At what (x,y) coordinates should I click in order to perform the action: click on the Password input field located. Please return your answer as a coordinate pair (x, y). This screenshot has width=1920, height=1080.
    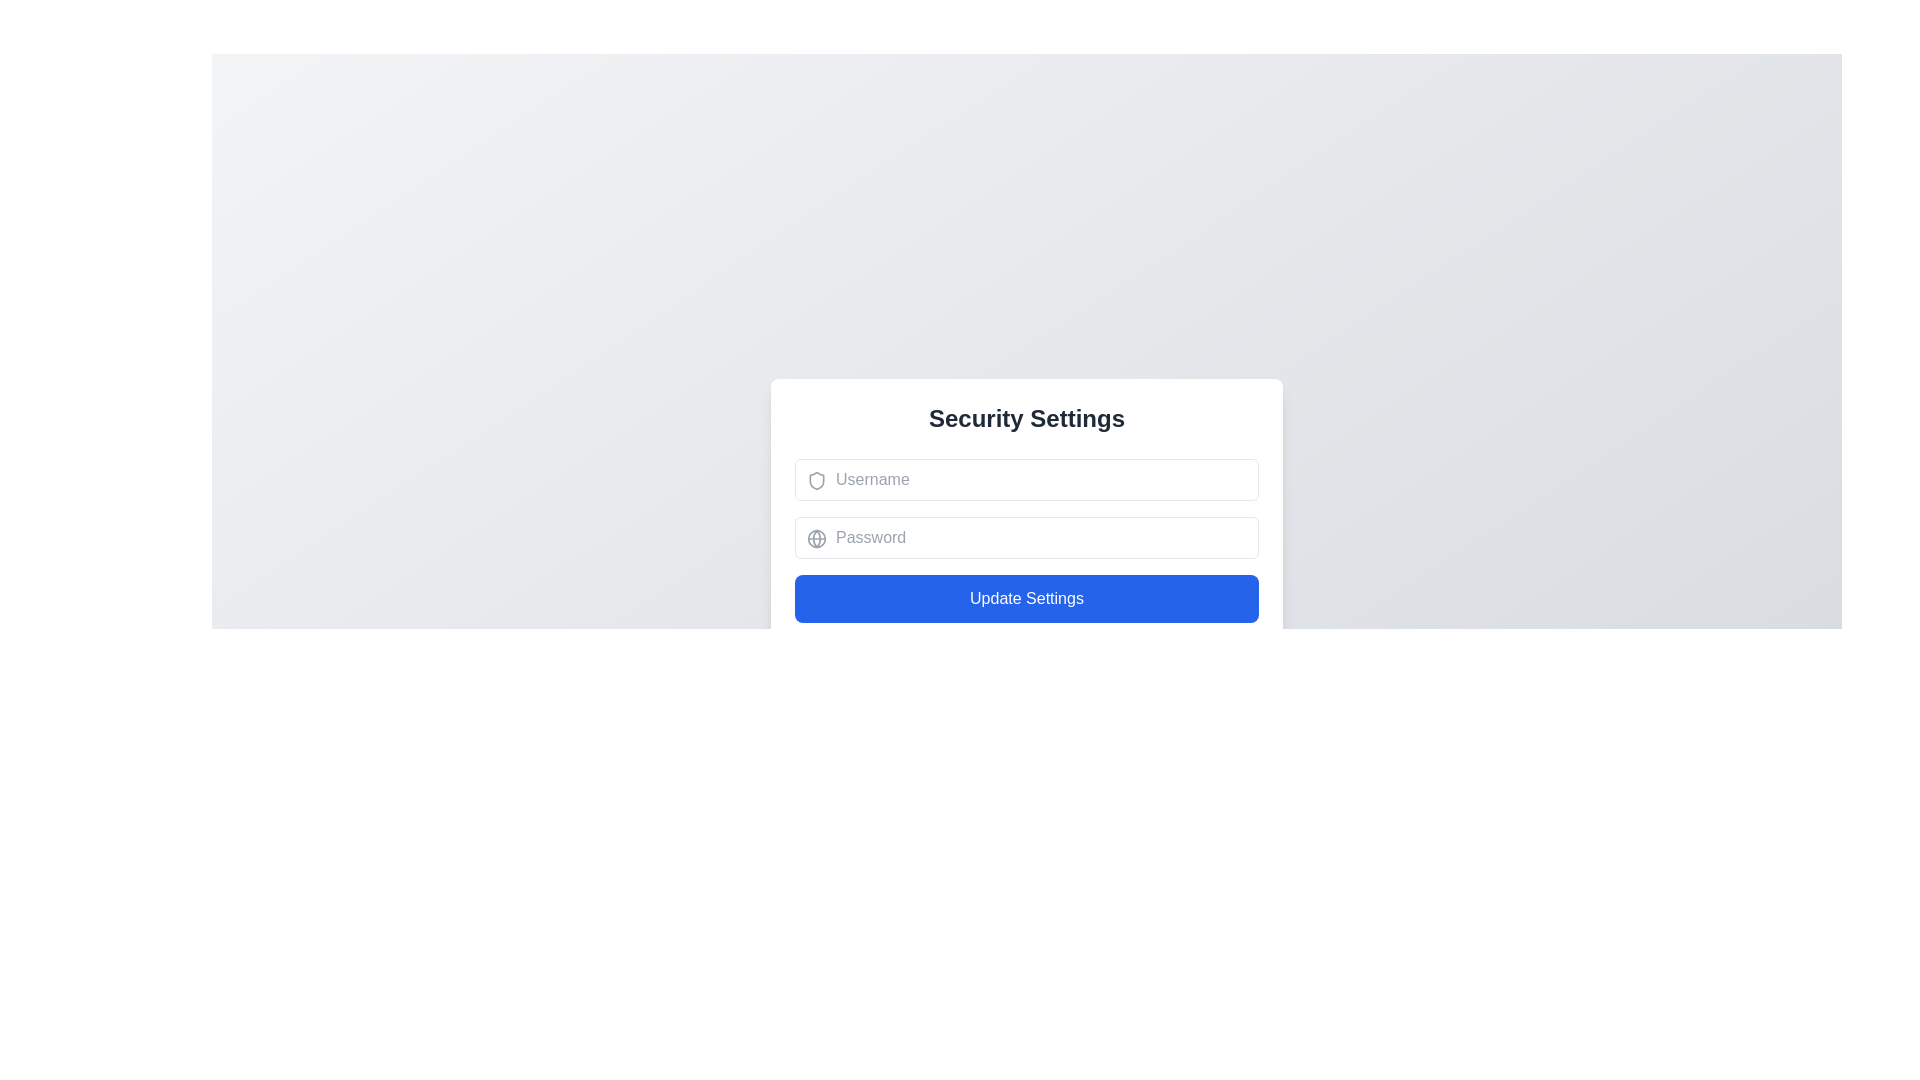
    Looking at the image, I should click on (1027, 535).